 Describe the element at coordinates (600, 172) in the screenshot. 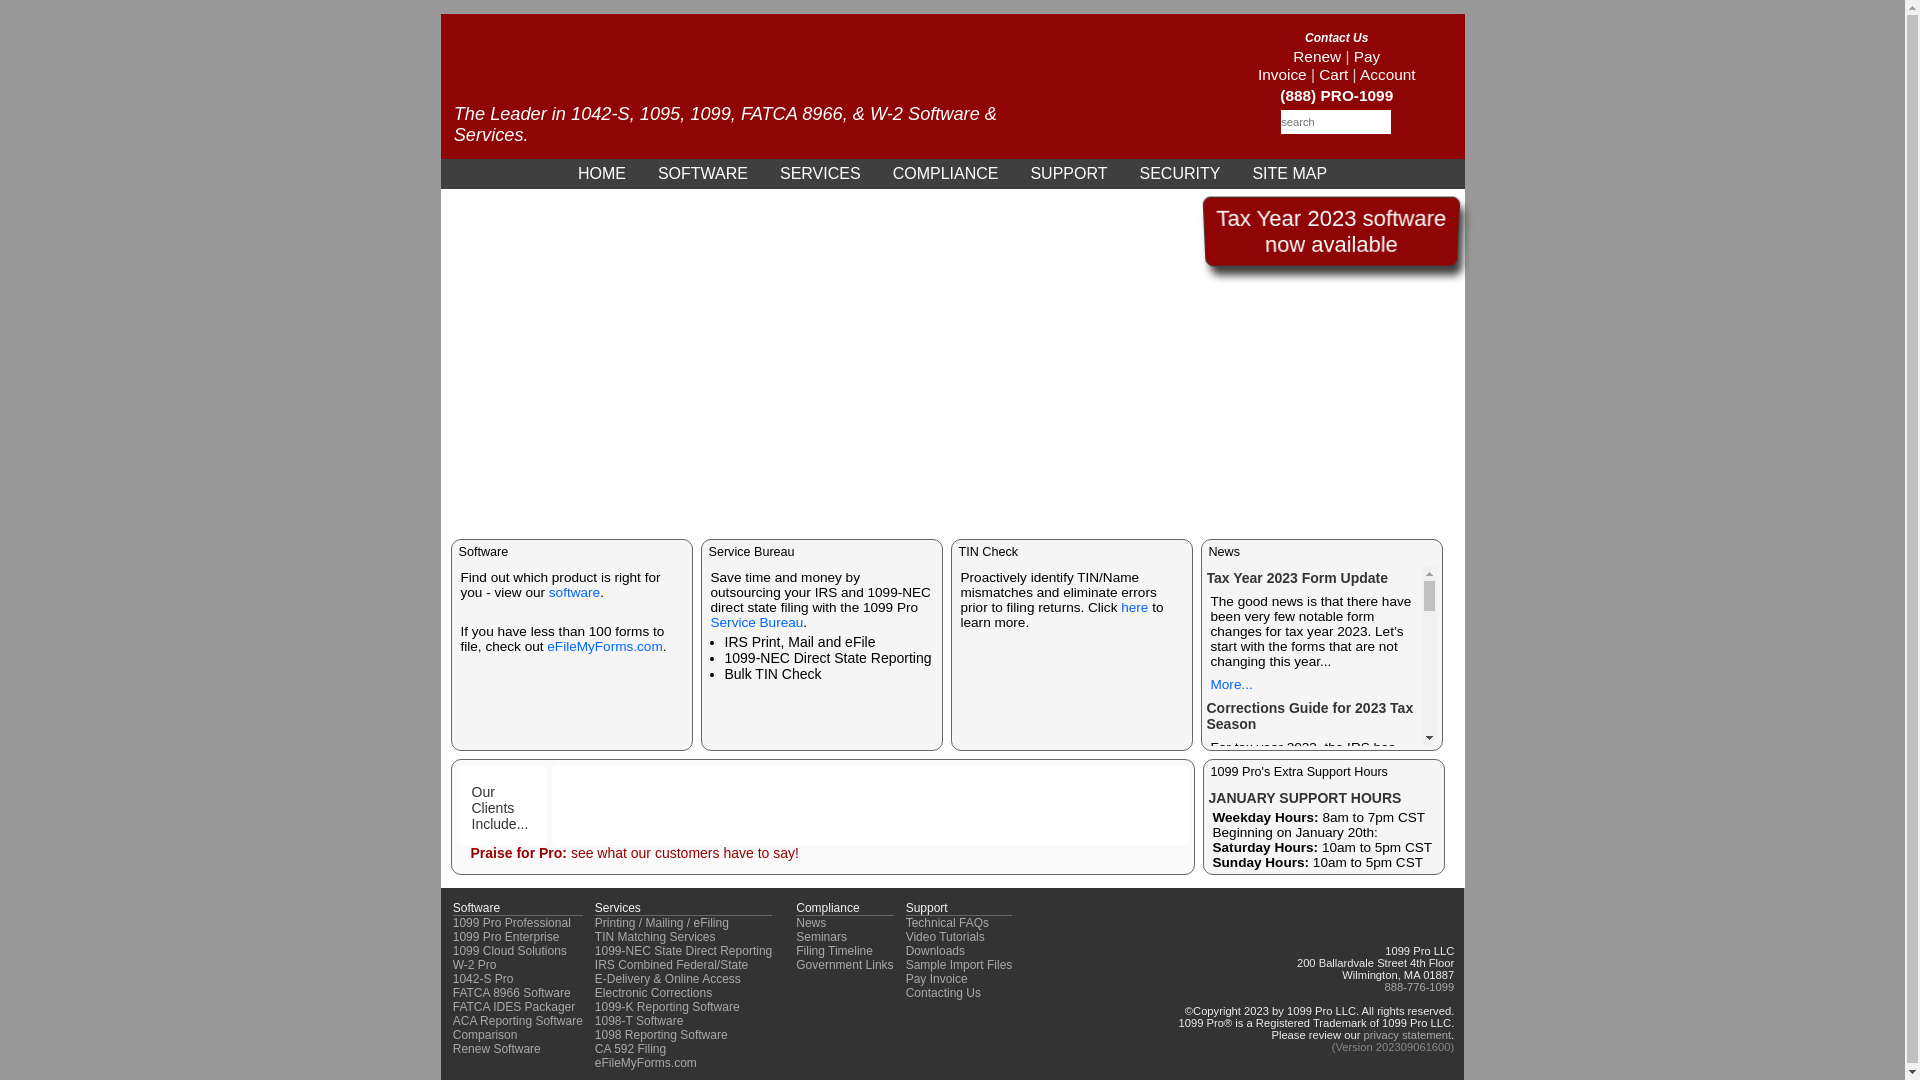

I see `'HOME'` at that location.